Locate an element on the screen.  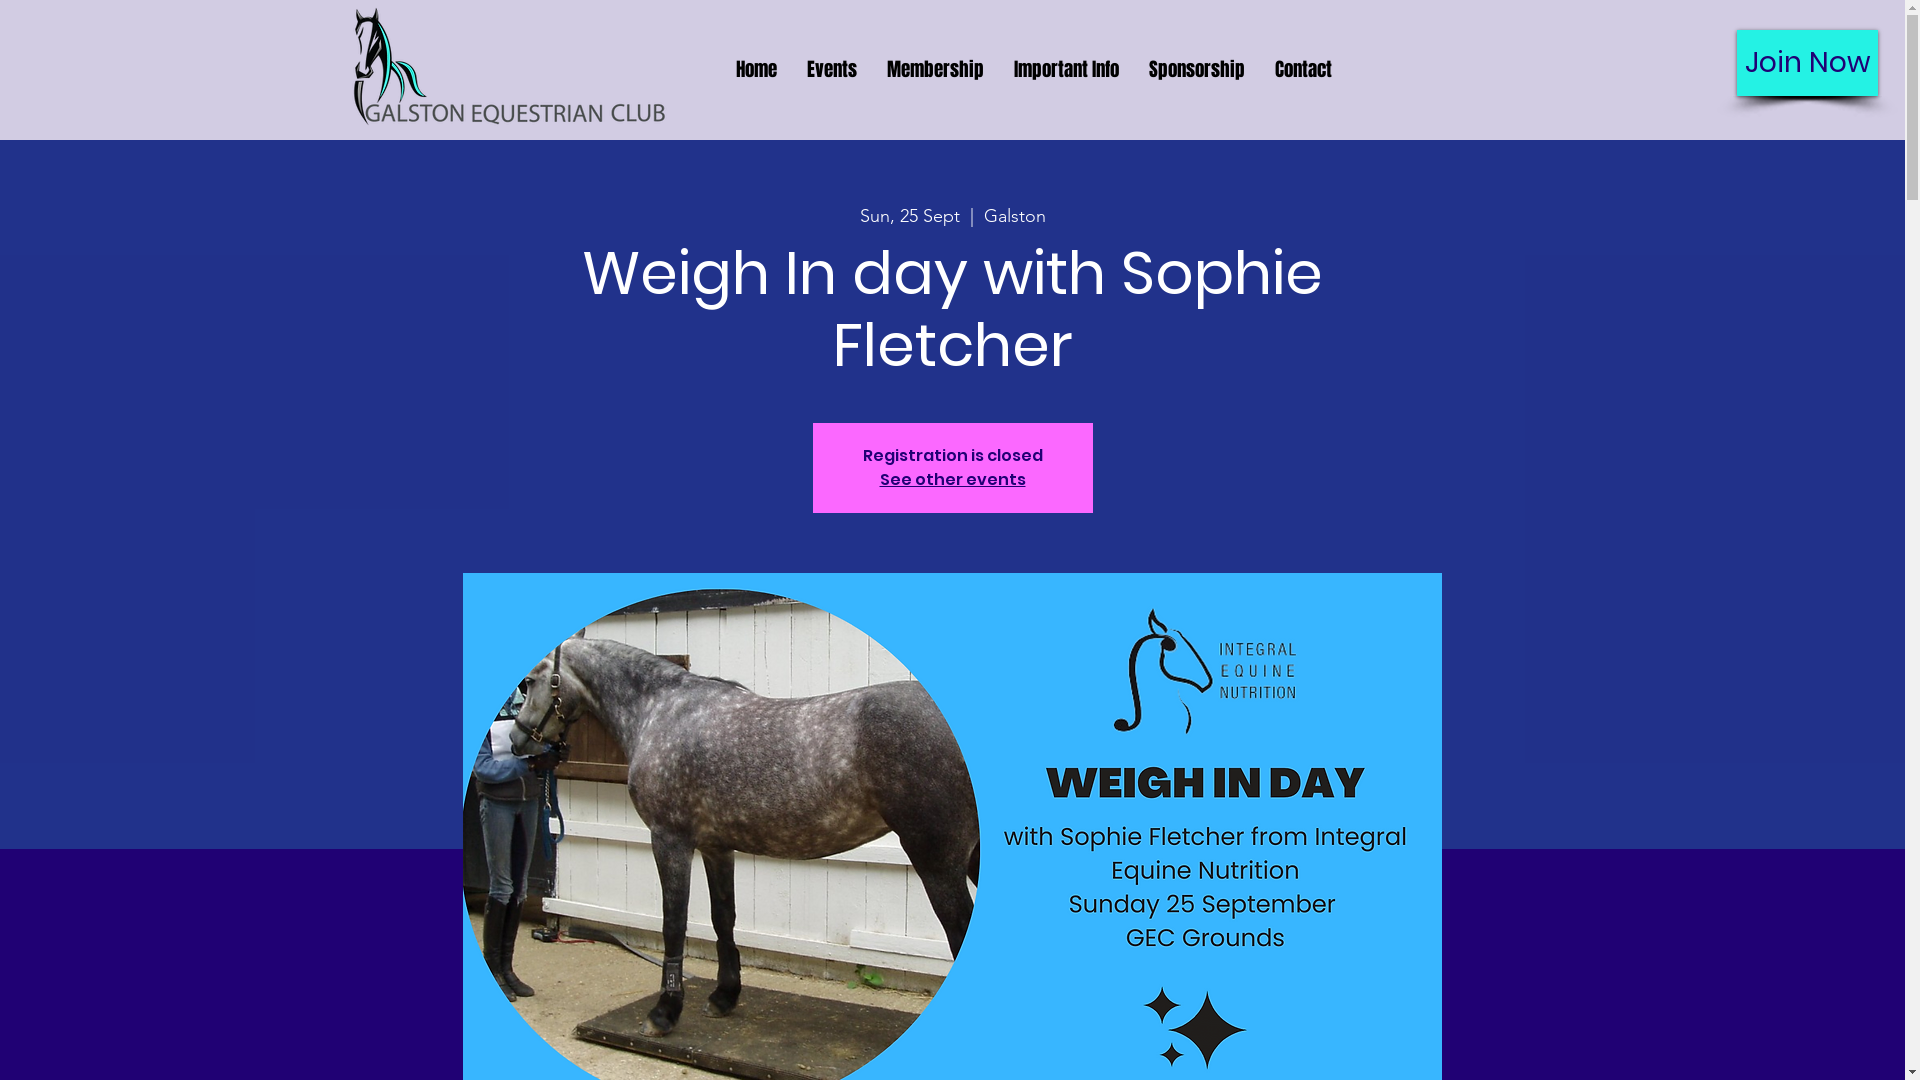
'Membership' is located at coordinates (934, 68).